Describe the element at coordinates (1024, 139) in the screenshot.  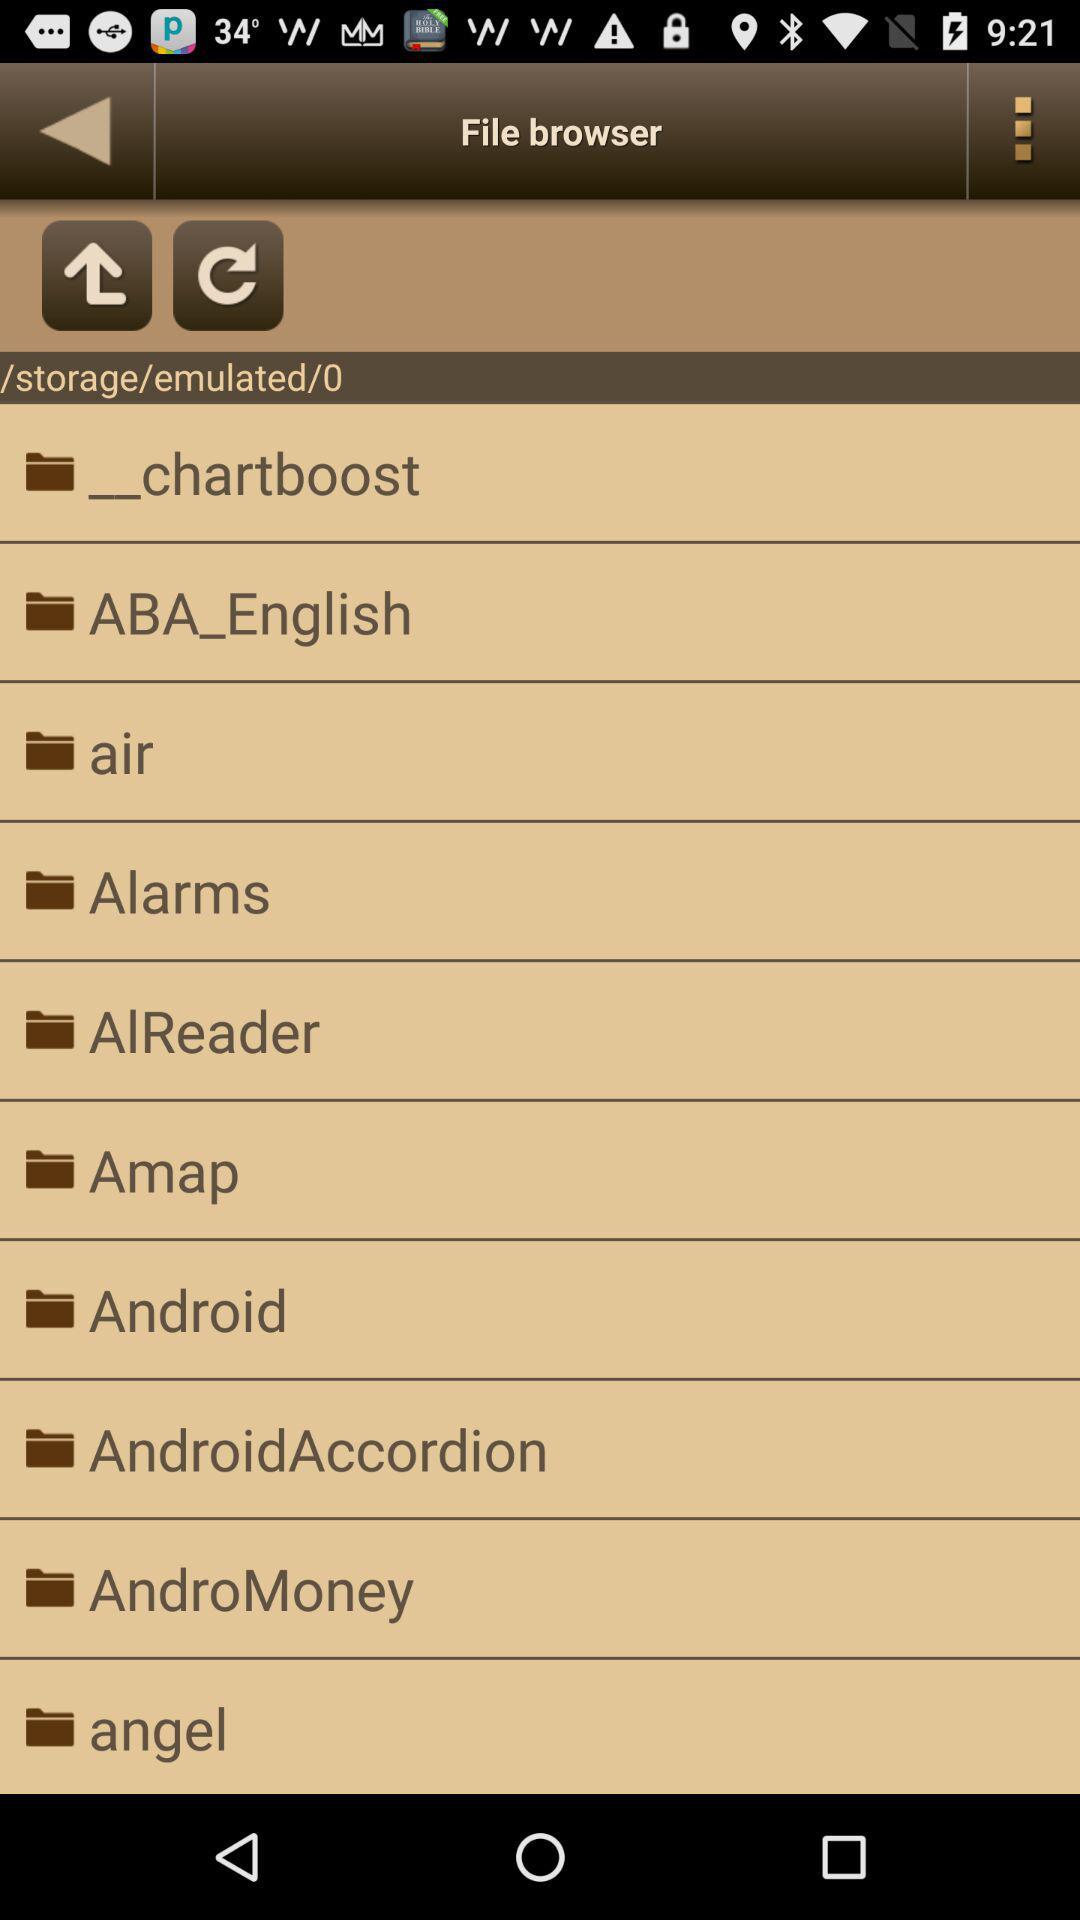
I see `the more icon` at that location.